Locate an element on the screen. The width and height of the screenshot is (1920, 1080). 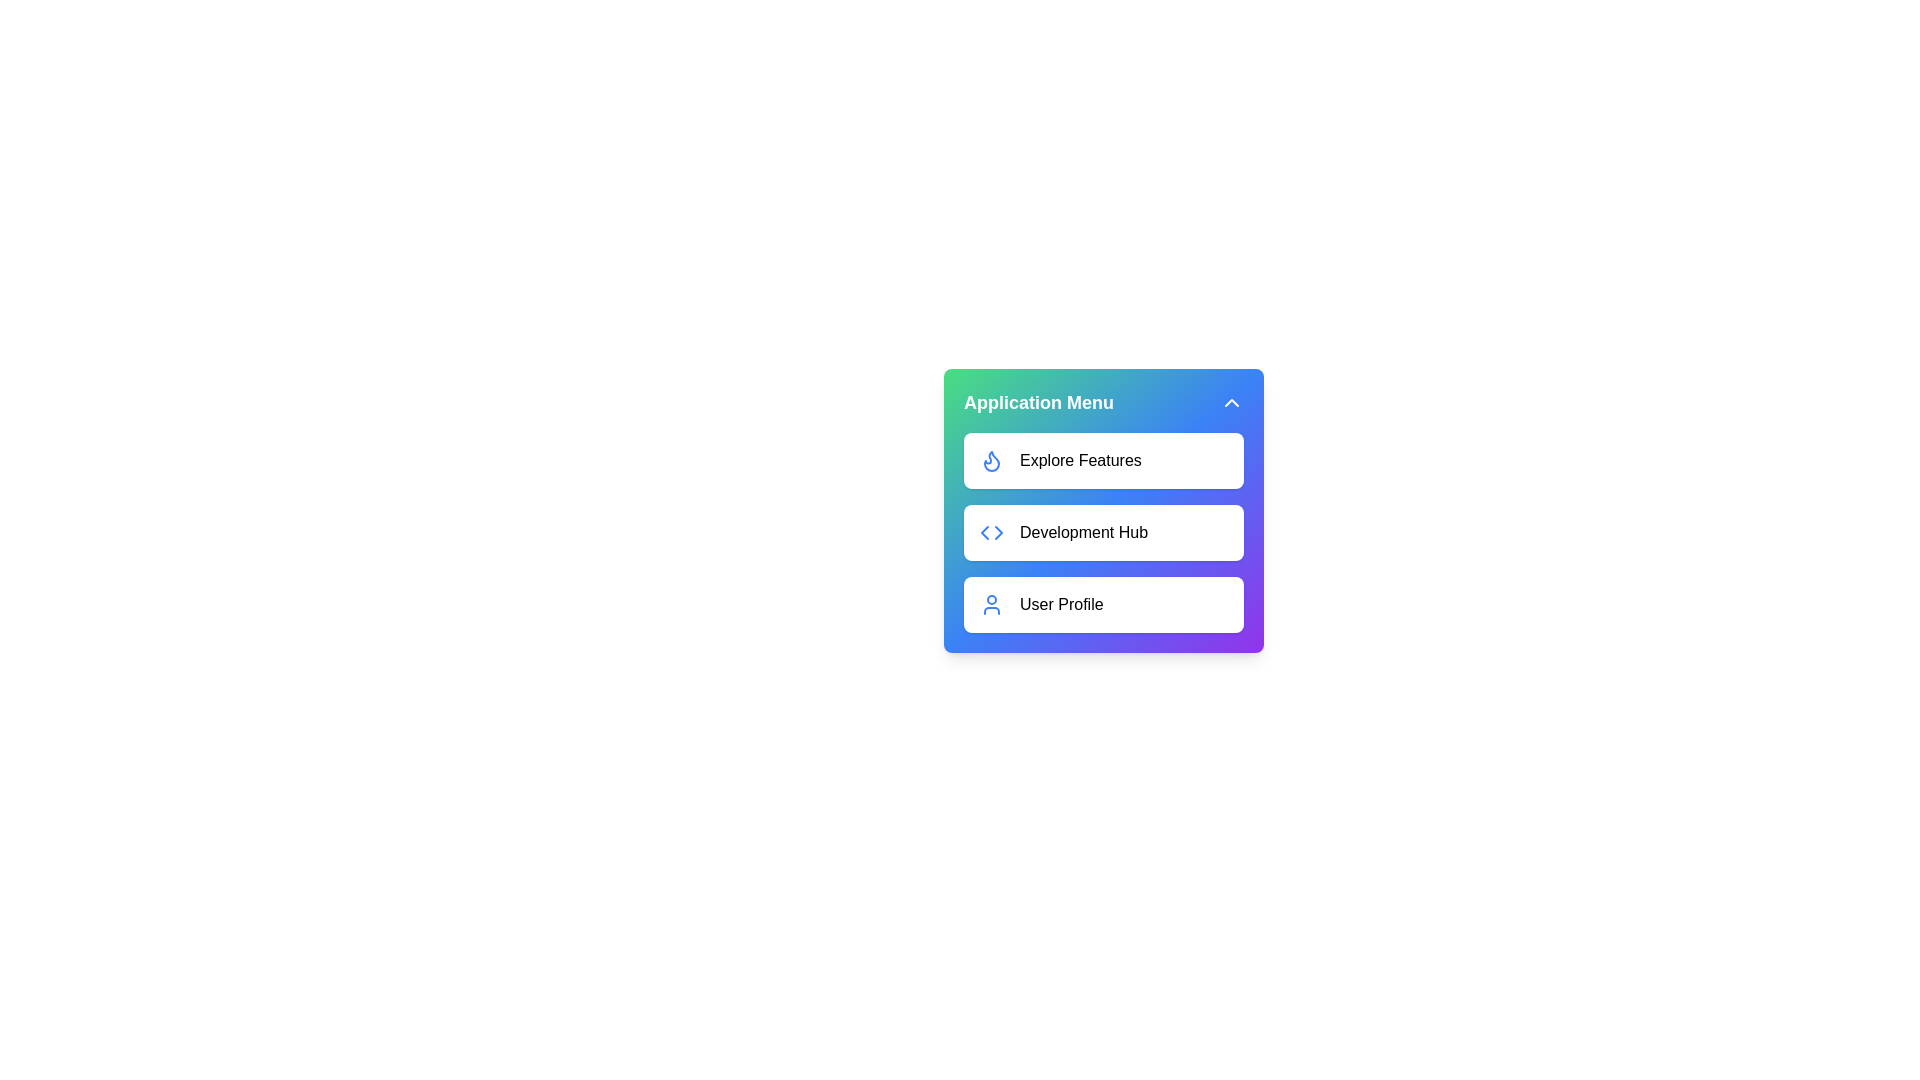
the menu item labeled Development Hub from the menu is located at coordinates (1103, 531).